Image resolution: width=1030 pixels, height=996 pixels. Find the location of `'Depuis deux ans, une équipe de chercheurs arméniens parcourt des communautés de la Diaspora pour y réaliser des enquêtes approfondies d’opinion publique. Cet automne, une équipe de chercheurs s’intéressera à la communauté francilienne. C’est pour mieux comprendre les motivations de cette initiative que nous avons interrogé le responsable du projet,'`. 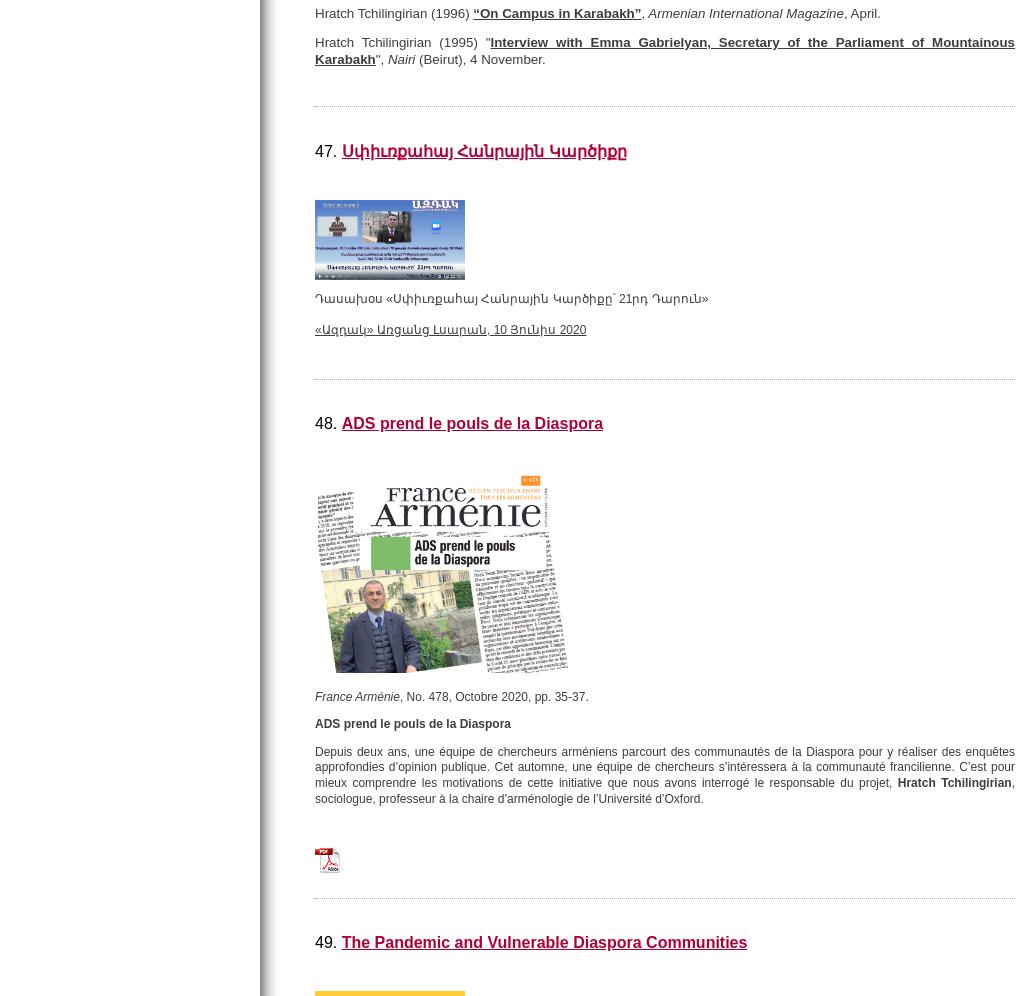

'Depuis deux ans, une équipe de chercheurs arméniens parcourt des communautés de la Diaspora pour y réaliser des enquêtes approfondies d’opinion publique. Cet automne, une équipe de chercheurs s’intéressera à la communauté francilienne. C’est pour mieux comprendre les motivations de cette initiative que nous avons interrogé le responsable du projet,' is located at coordinates (663, 767).